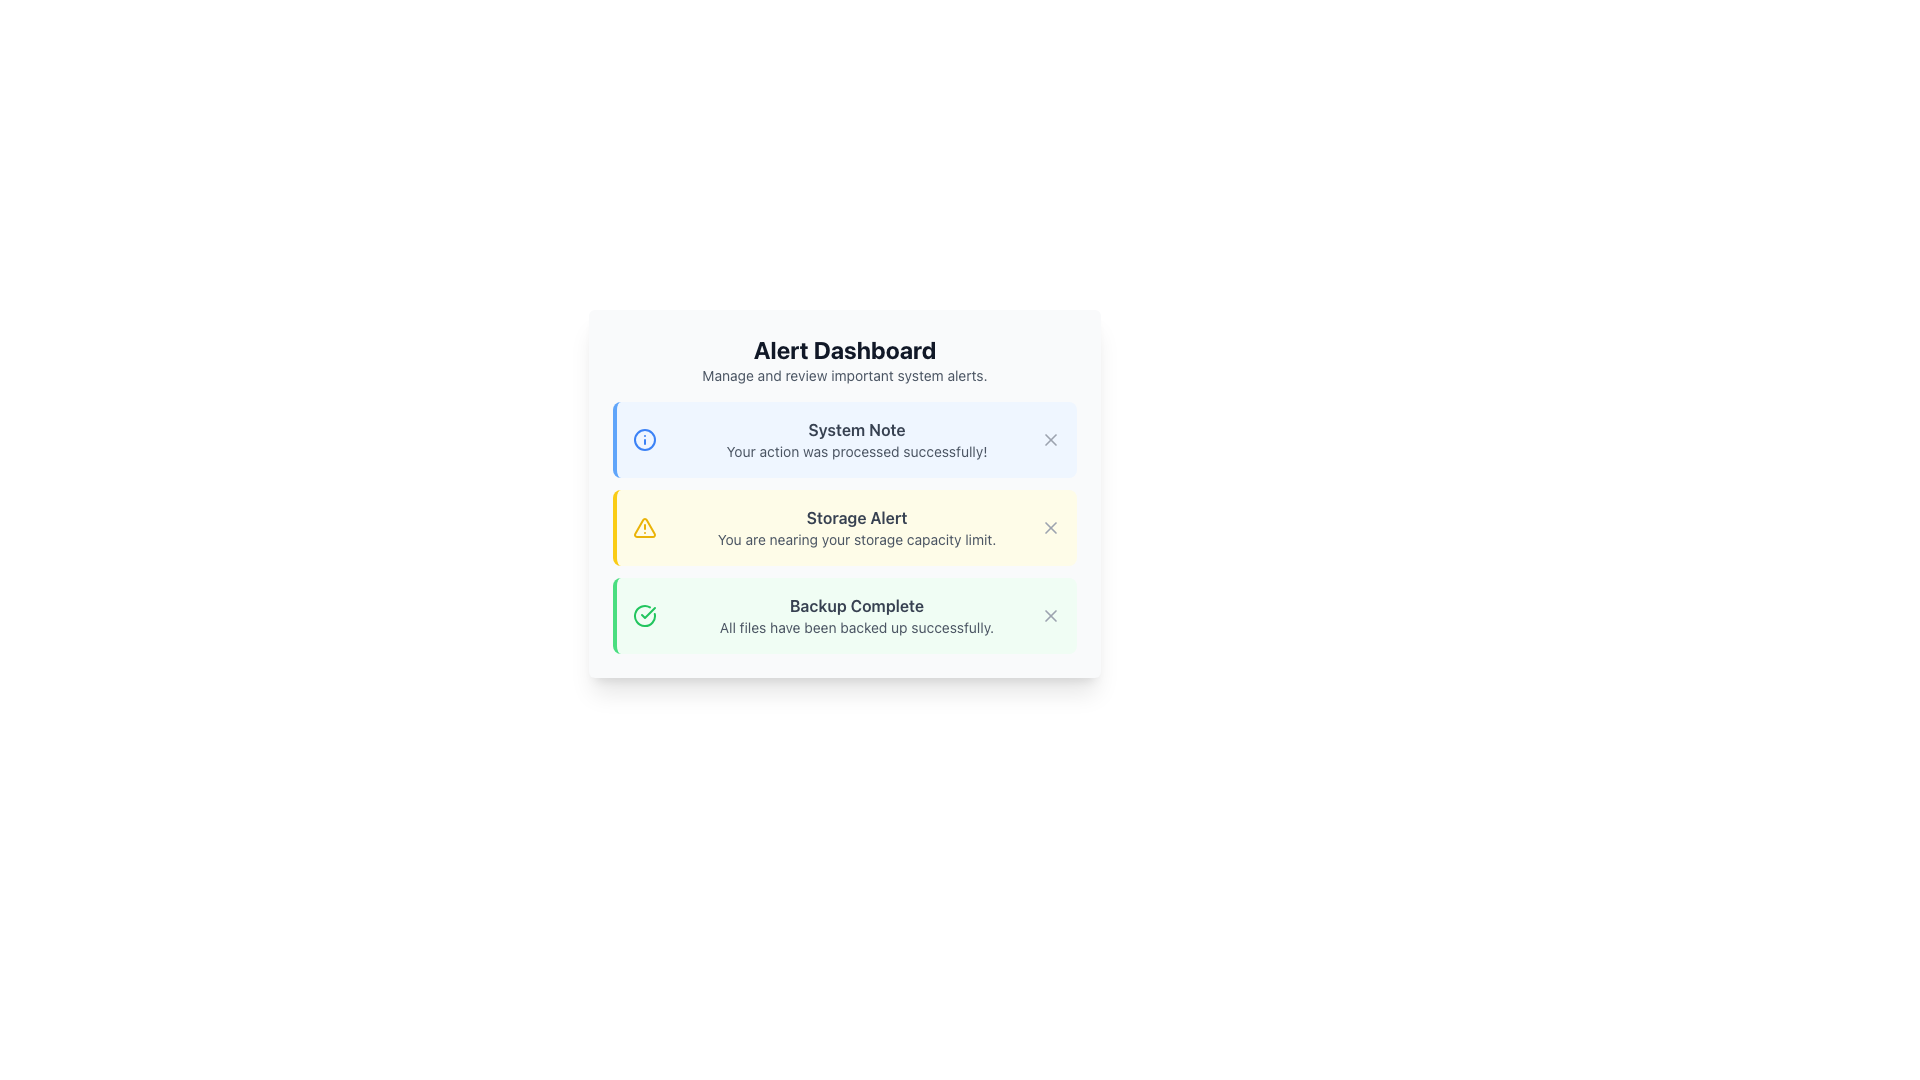 The height and width of the screenshot is (1080, 1920). Describe the element at coordinates (644, 438) in the screenshot. I see `the SVG circle that is part of the info icon for the 'System Note', located inside a blue rectangle on the left side of the 'System Note' row` at that location.